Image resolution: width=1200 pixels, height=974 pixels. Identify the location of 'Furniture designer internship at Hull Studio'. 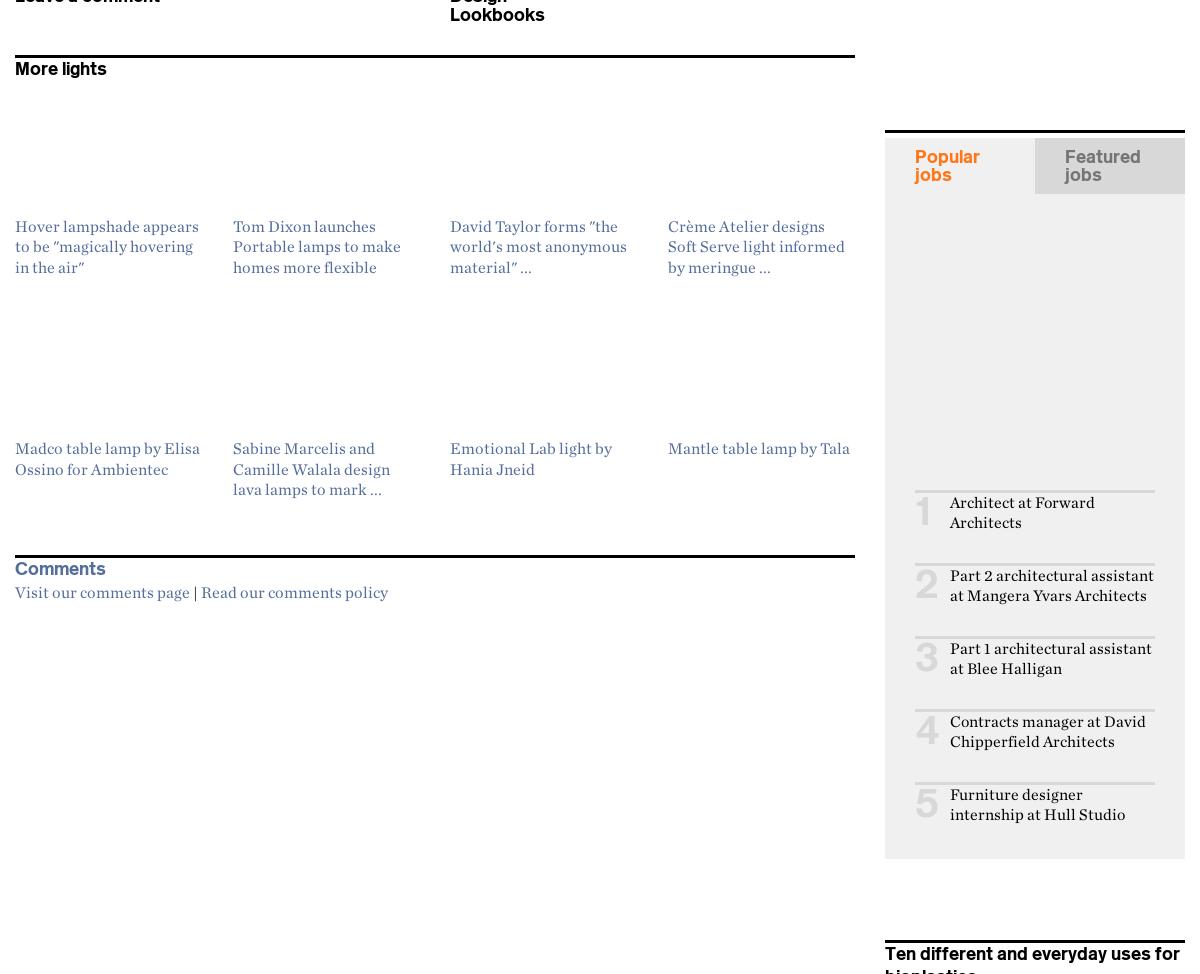
(1037, 802).